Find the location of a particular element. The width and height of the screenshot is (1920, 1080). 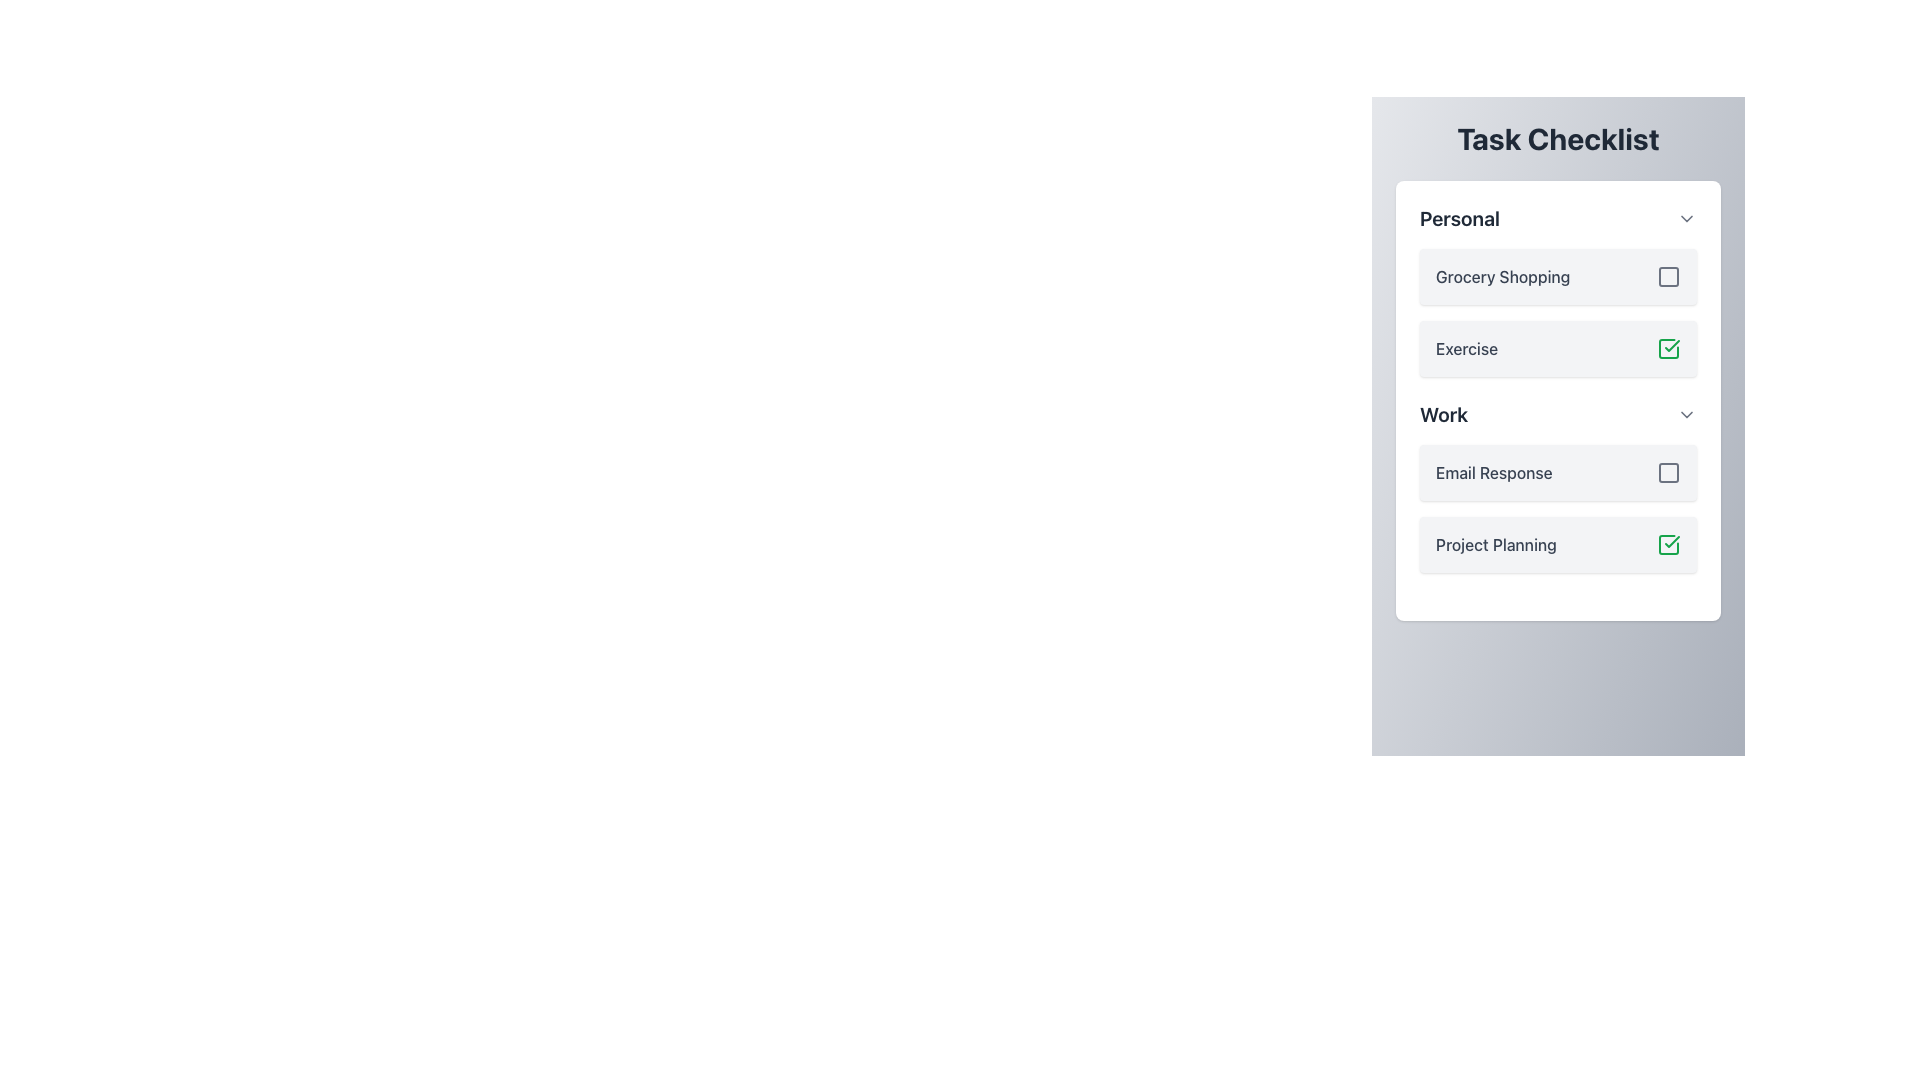

the decorative checkmark icon in the 'Task Checklist' application, which indicates the completion status of the 'Project Planning' task under the 'Work' category is located at coordinates (1669, 347).